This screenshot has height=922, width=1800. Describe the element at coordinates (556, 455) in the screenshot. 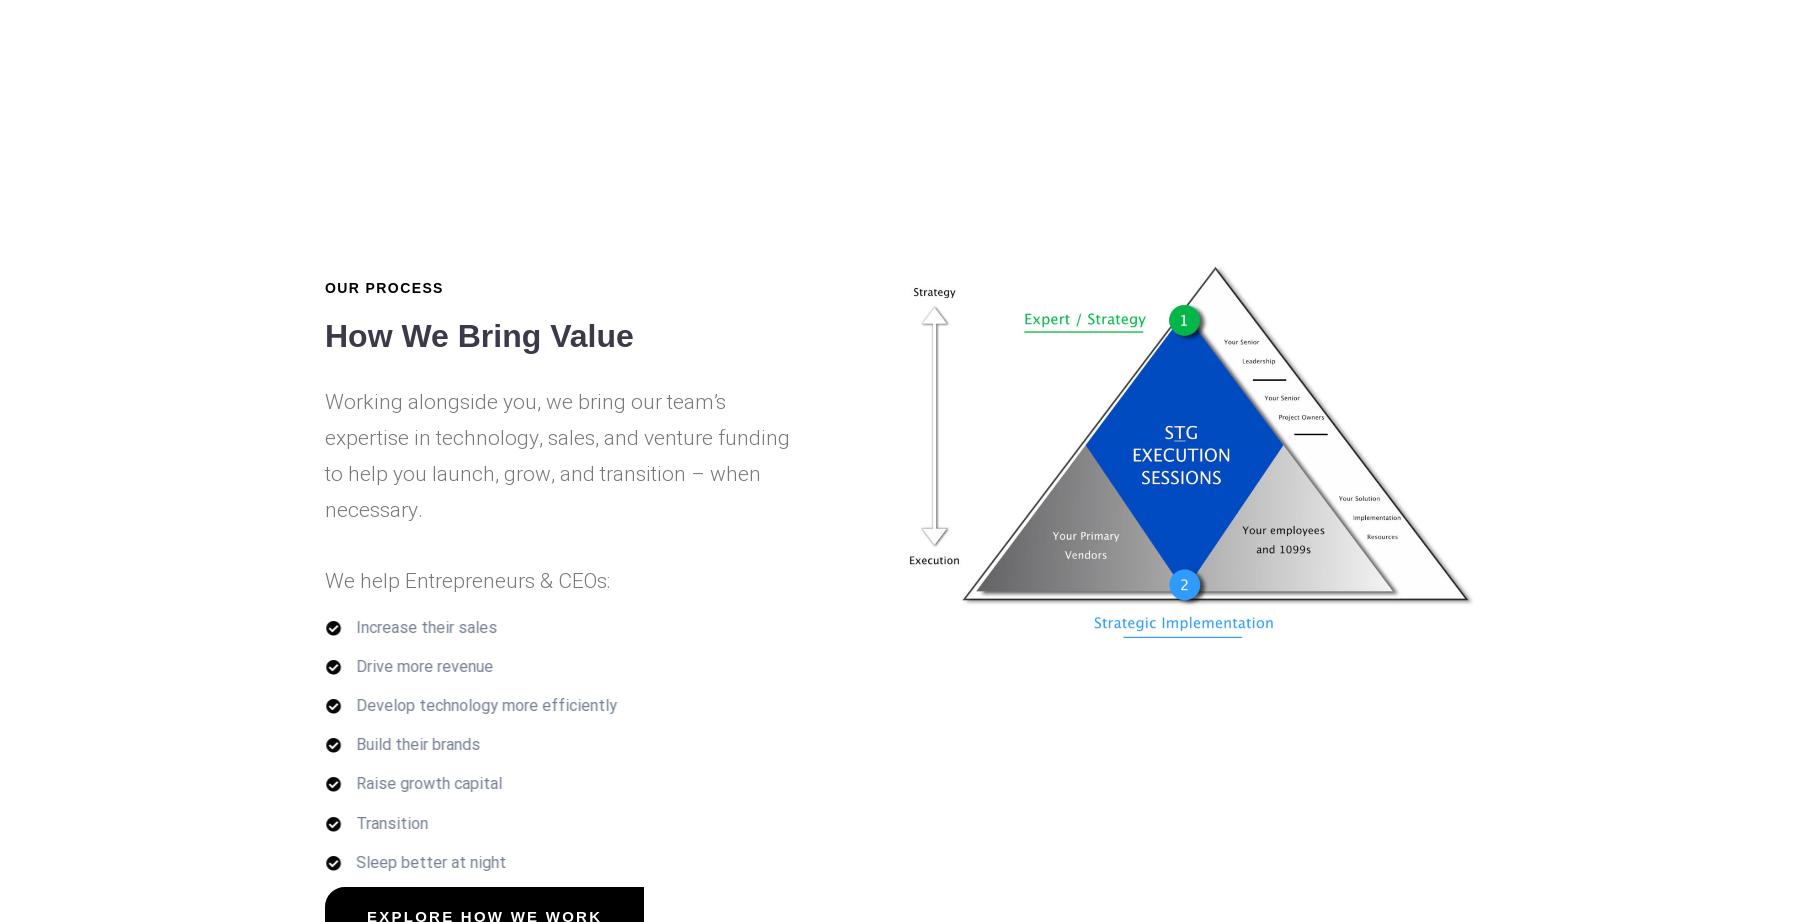

I see `'Working alongside you, we bring our team’s expertise in technology, sales, and venture funding to help you launch, grow, and transition – when necessary.'` at that location.